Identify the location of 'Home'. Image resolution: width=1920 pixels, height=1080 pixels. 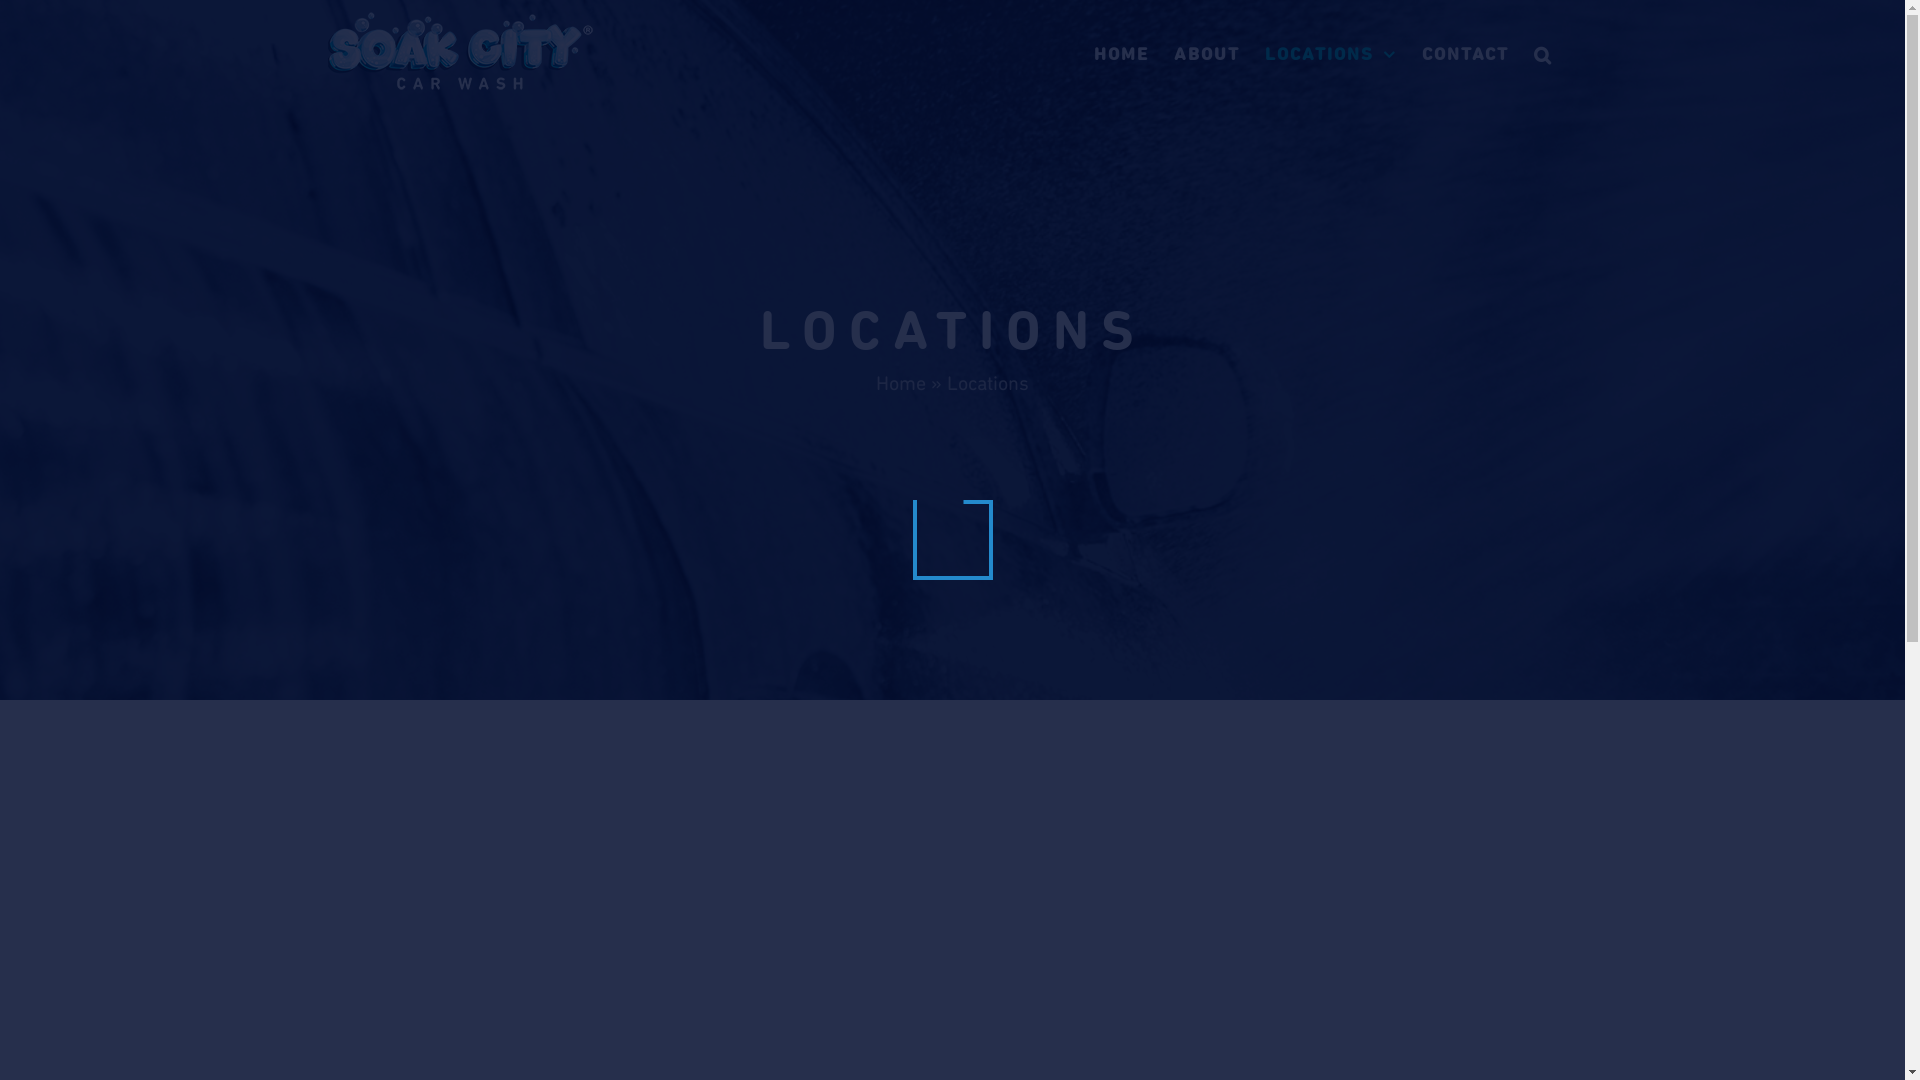
(900, 382).